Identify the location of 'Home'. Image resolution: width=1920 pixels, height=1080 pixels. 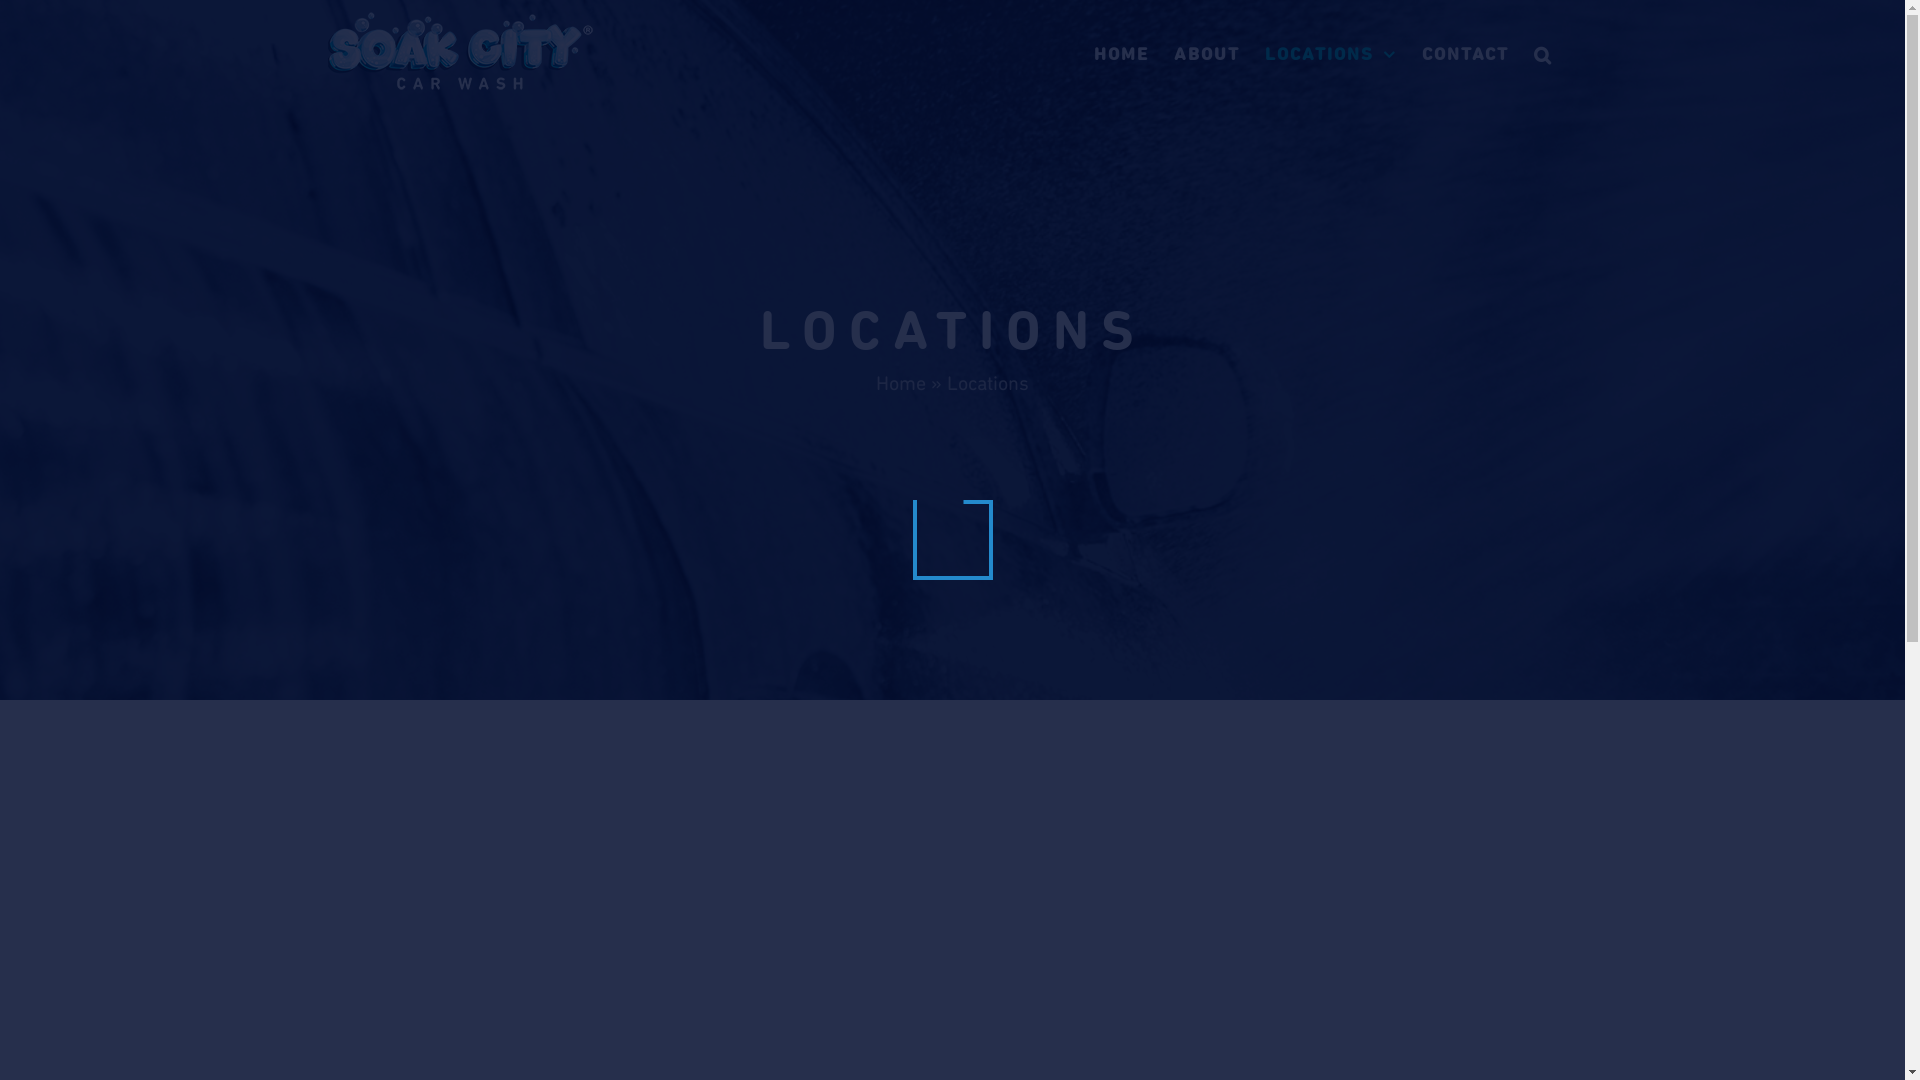
(900, 382).